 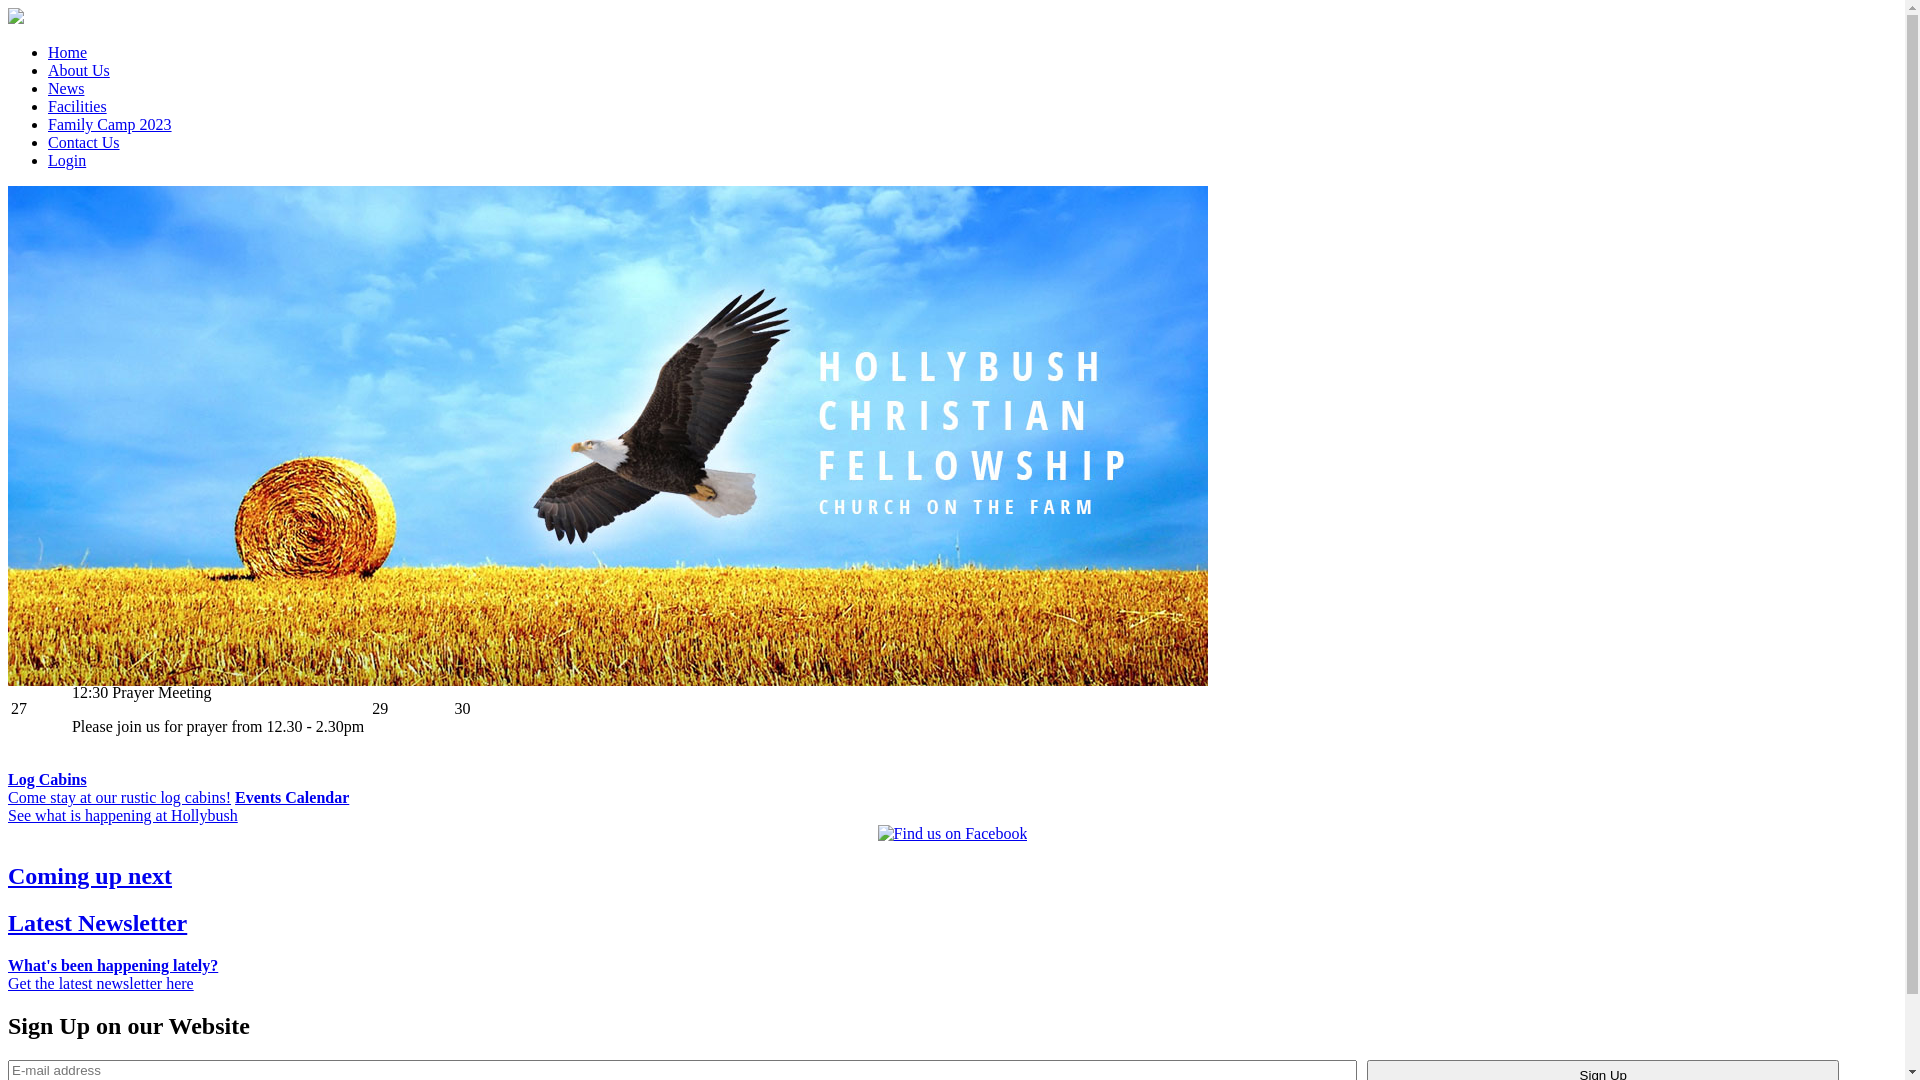 I want to click on 'Facilities', so click(x=77, y=106).